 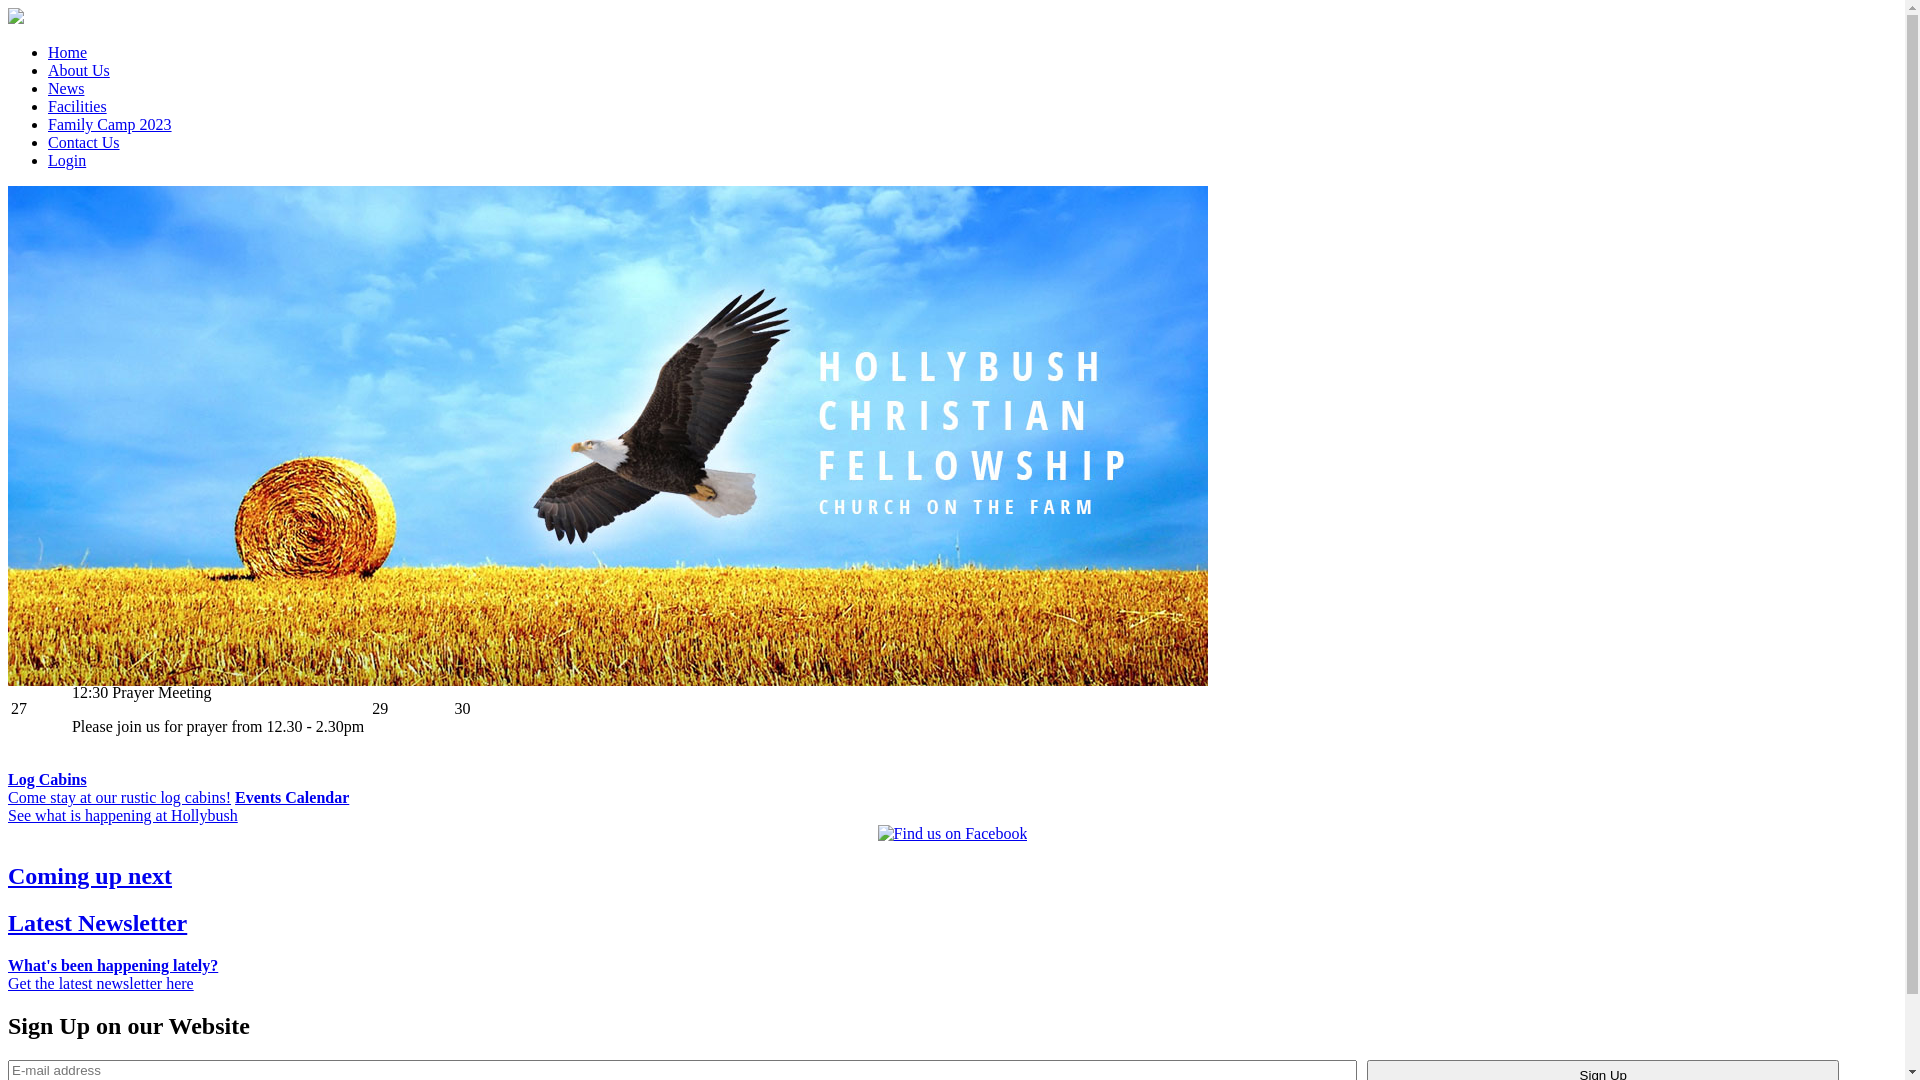 I want to click on 'Facilities', so click(x=77, y=106).